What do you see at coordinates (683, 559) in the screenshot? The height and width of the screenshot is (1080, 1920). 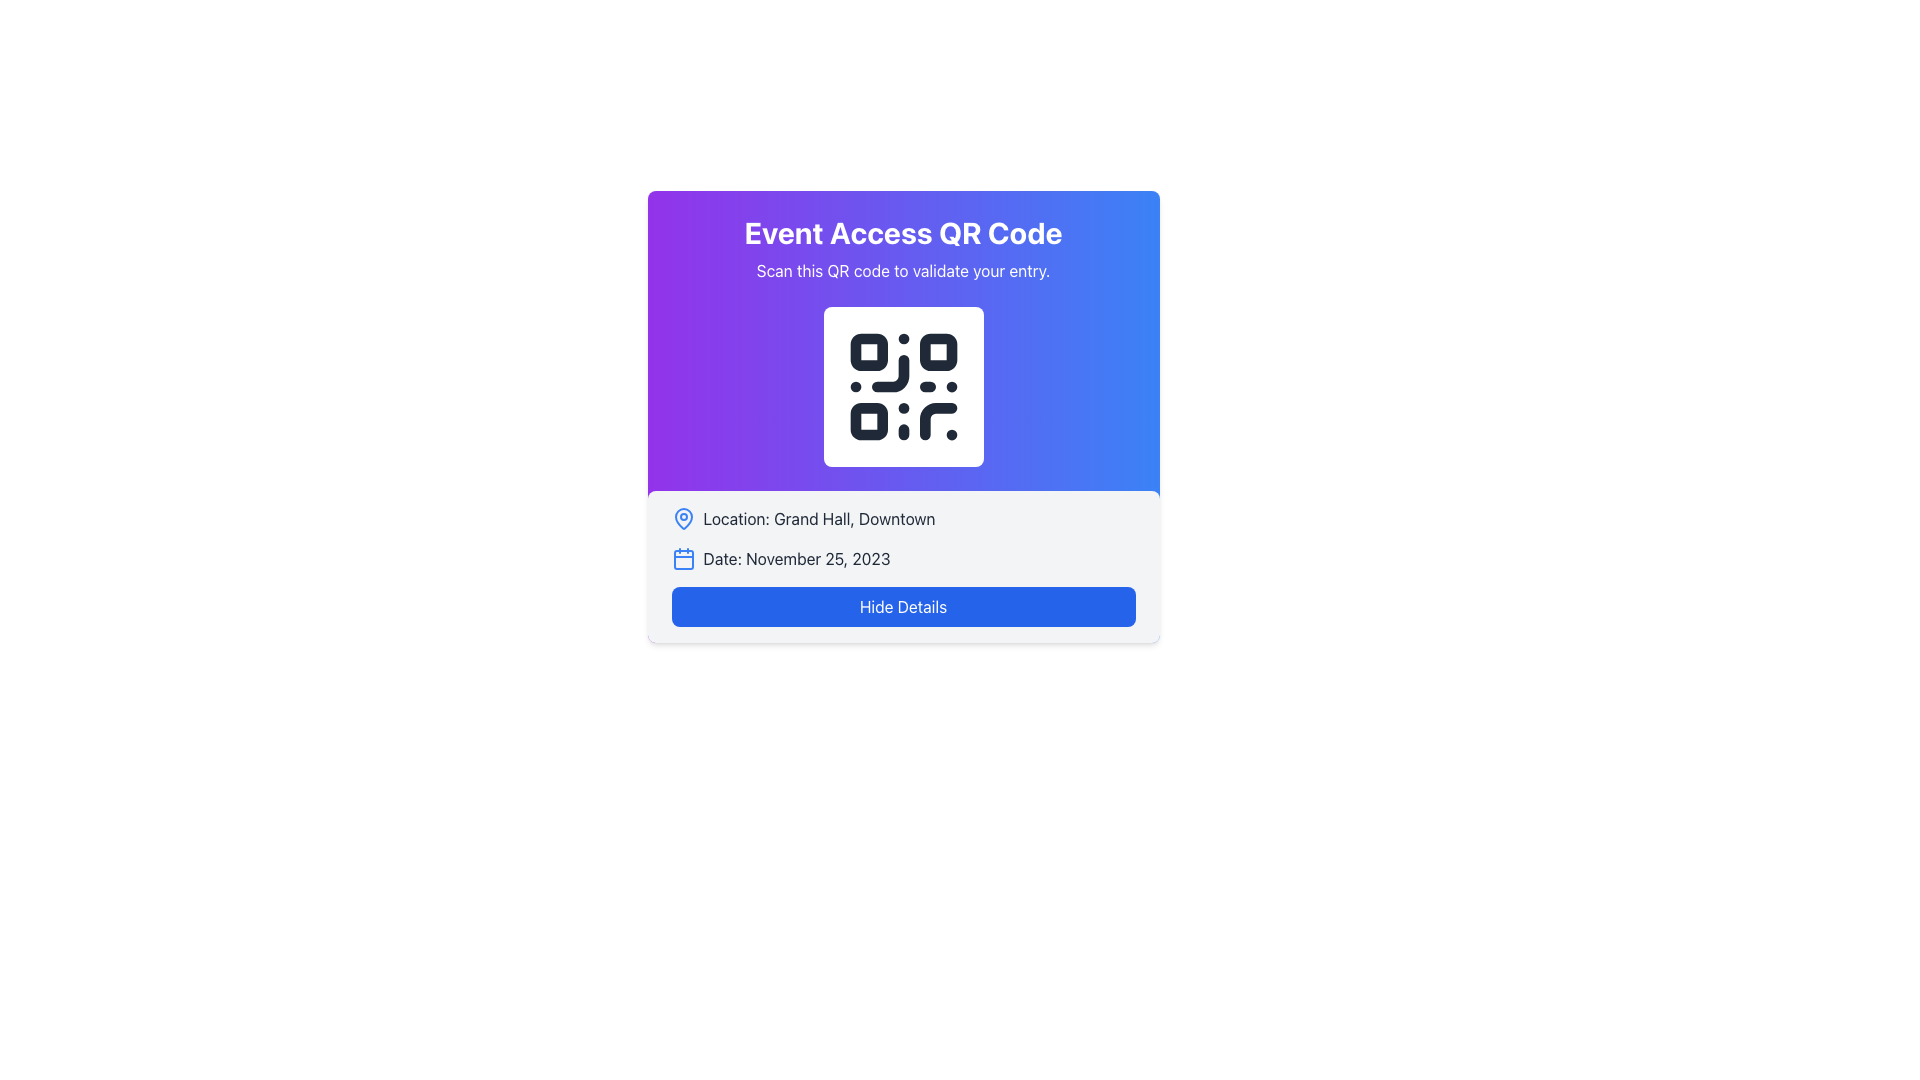 I see `the central rectangular shape of the calendar icon located to the left of the 'Date: November 25, 2023' label` at bounding box center [683, 559].